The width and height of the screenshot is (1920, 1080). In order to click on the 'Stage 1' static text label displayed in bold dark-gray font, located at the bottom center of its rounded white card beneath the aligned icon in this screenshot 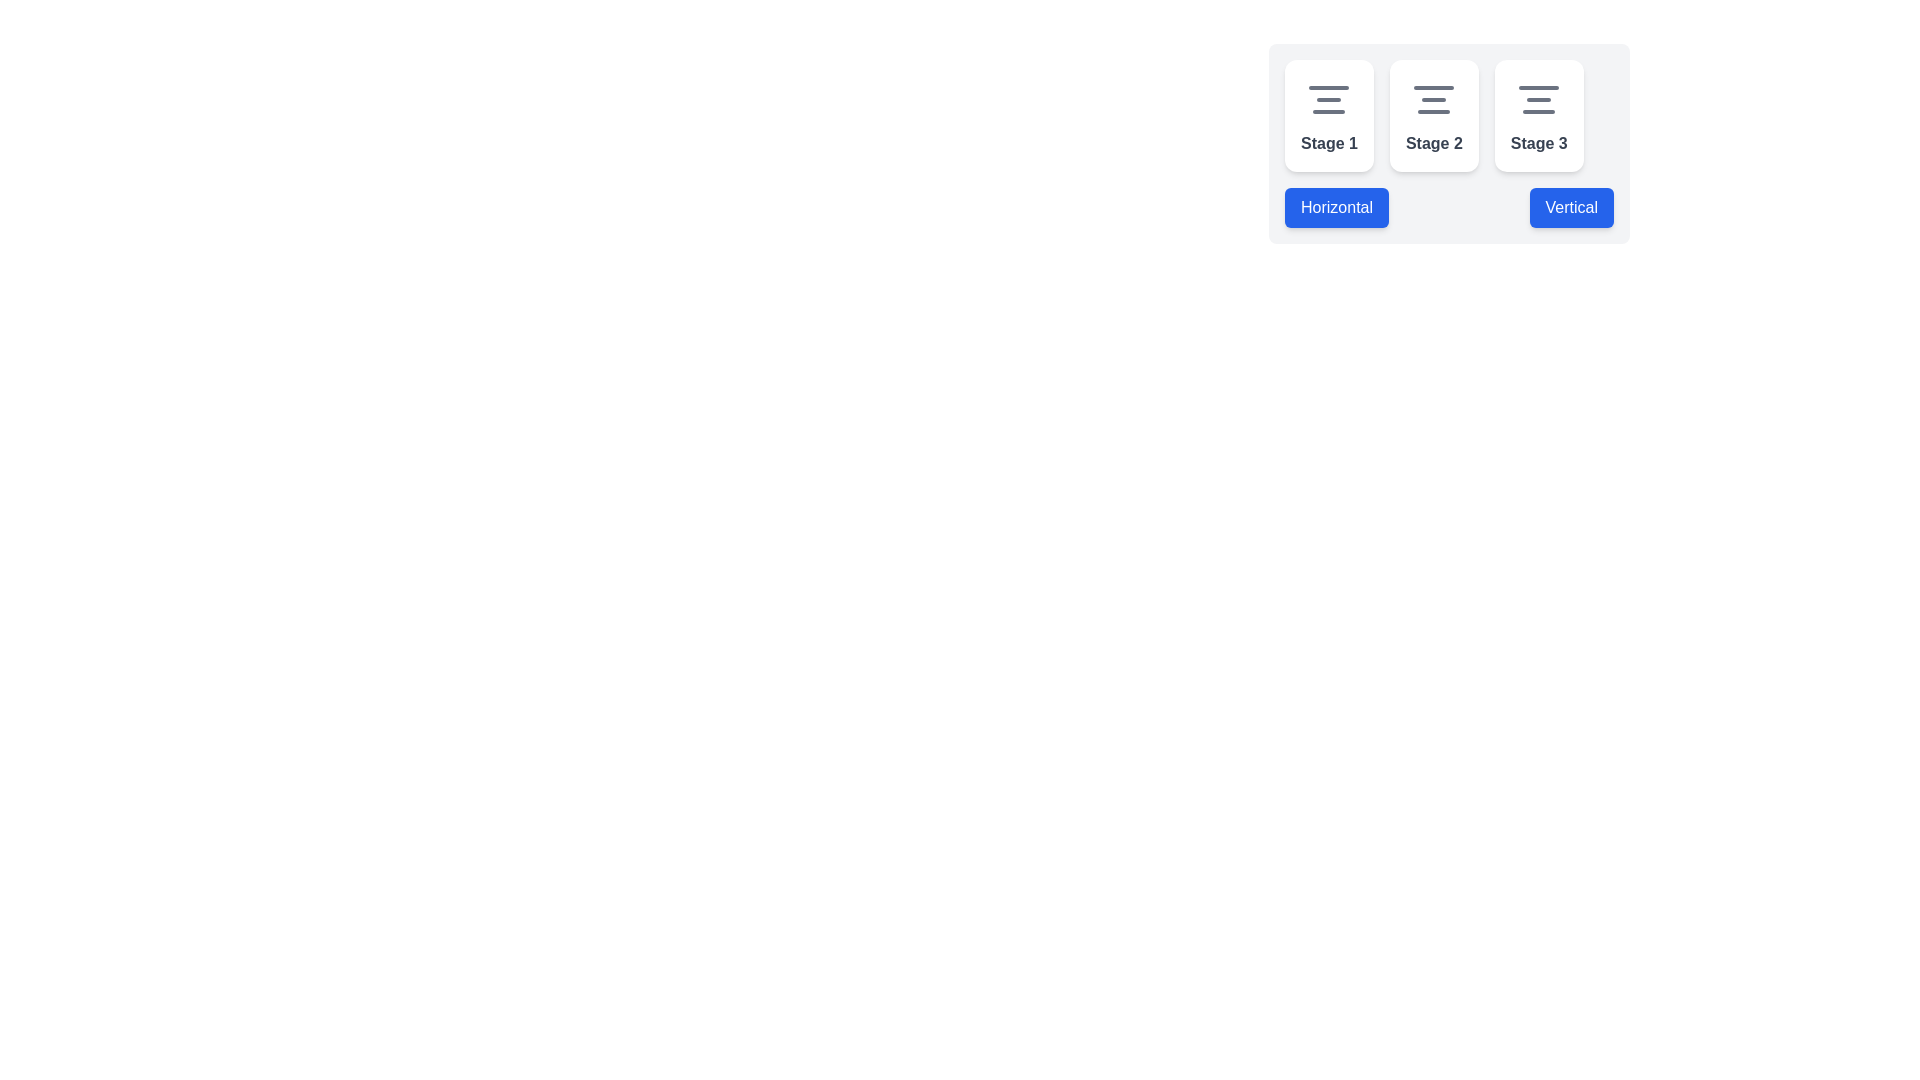, I will do `click(1329, 142)`.